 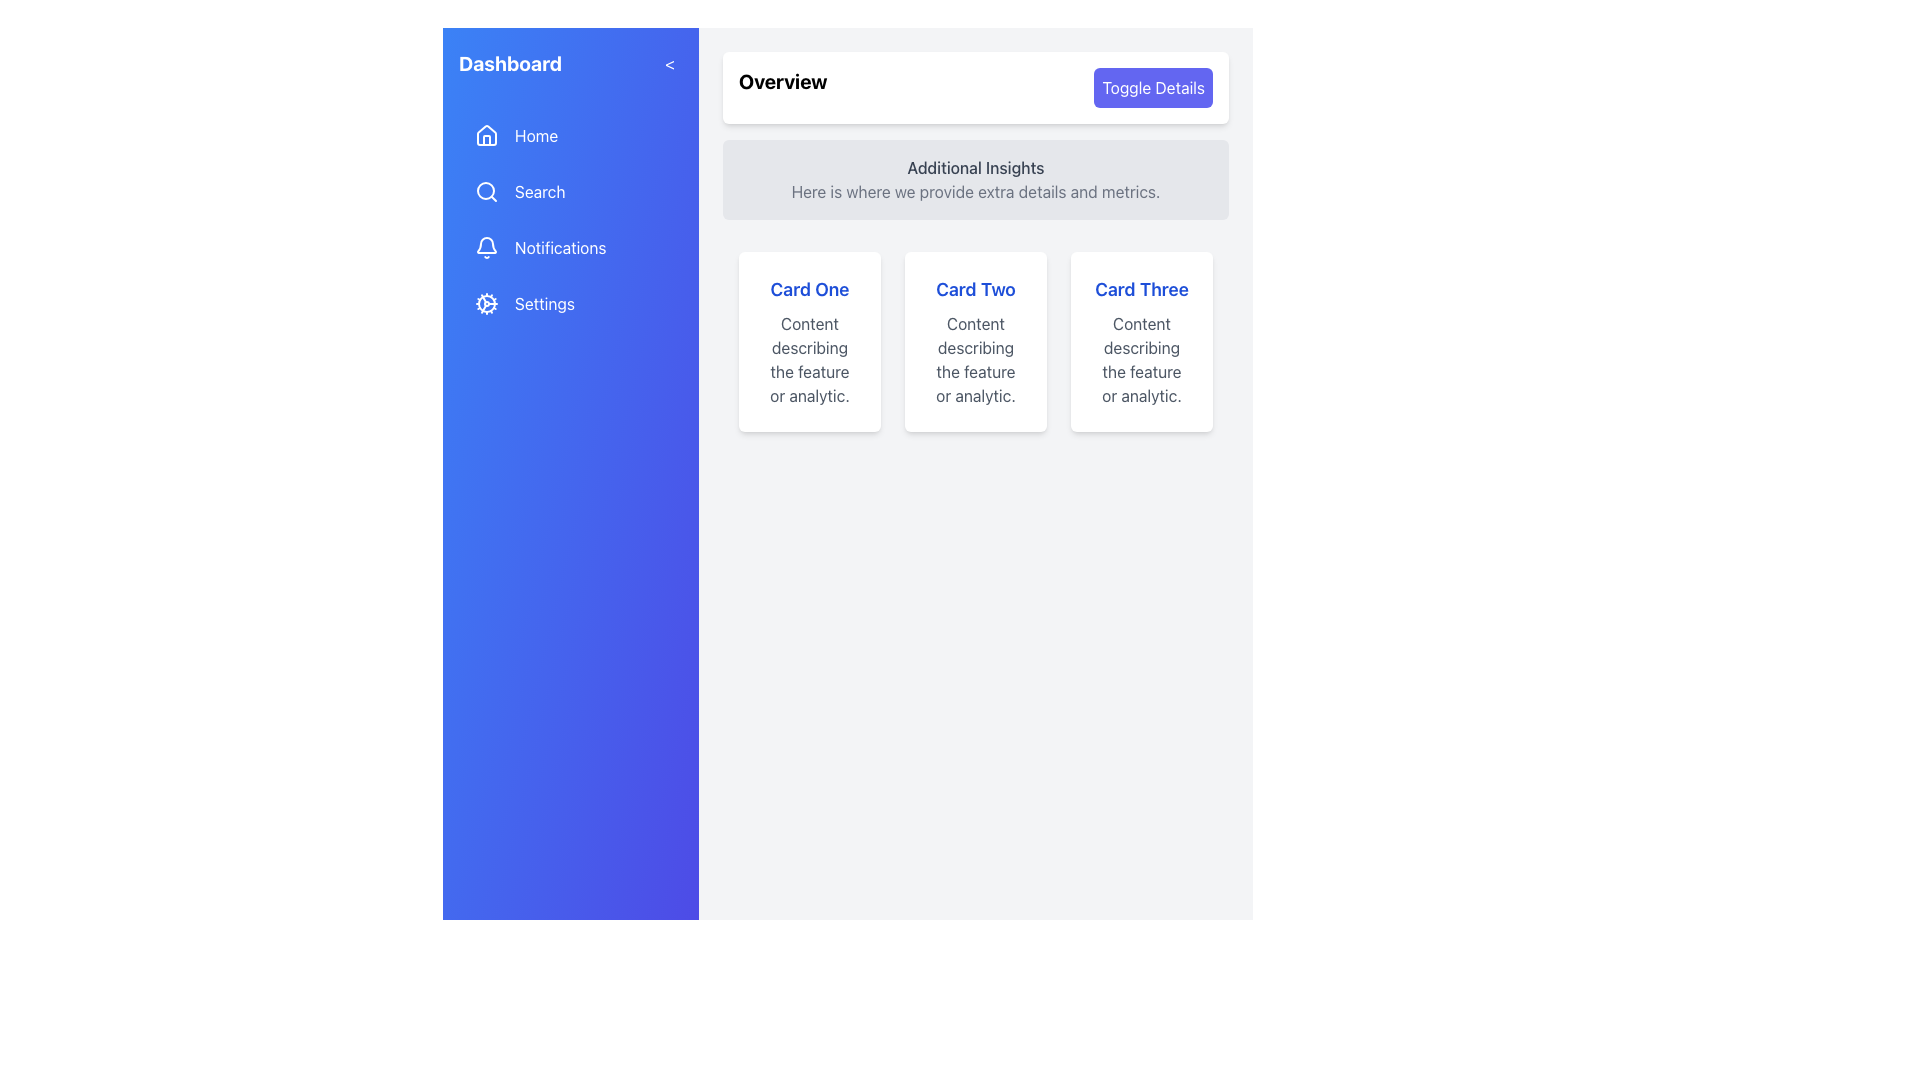 I want to click on the cogwheel icon representing the settings feature, which is located in the side navigation bar below the 'Notifications' item, so click(x=486, y=304).